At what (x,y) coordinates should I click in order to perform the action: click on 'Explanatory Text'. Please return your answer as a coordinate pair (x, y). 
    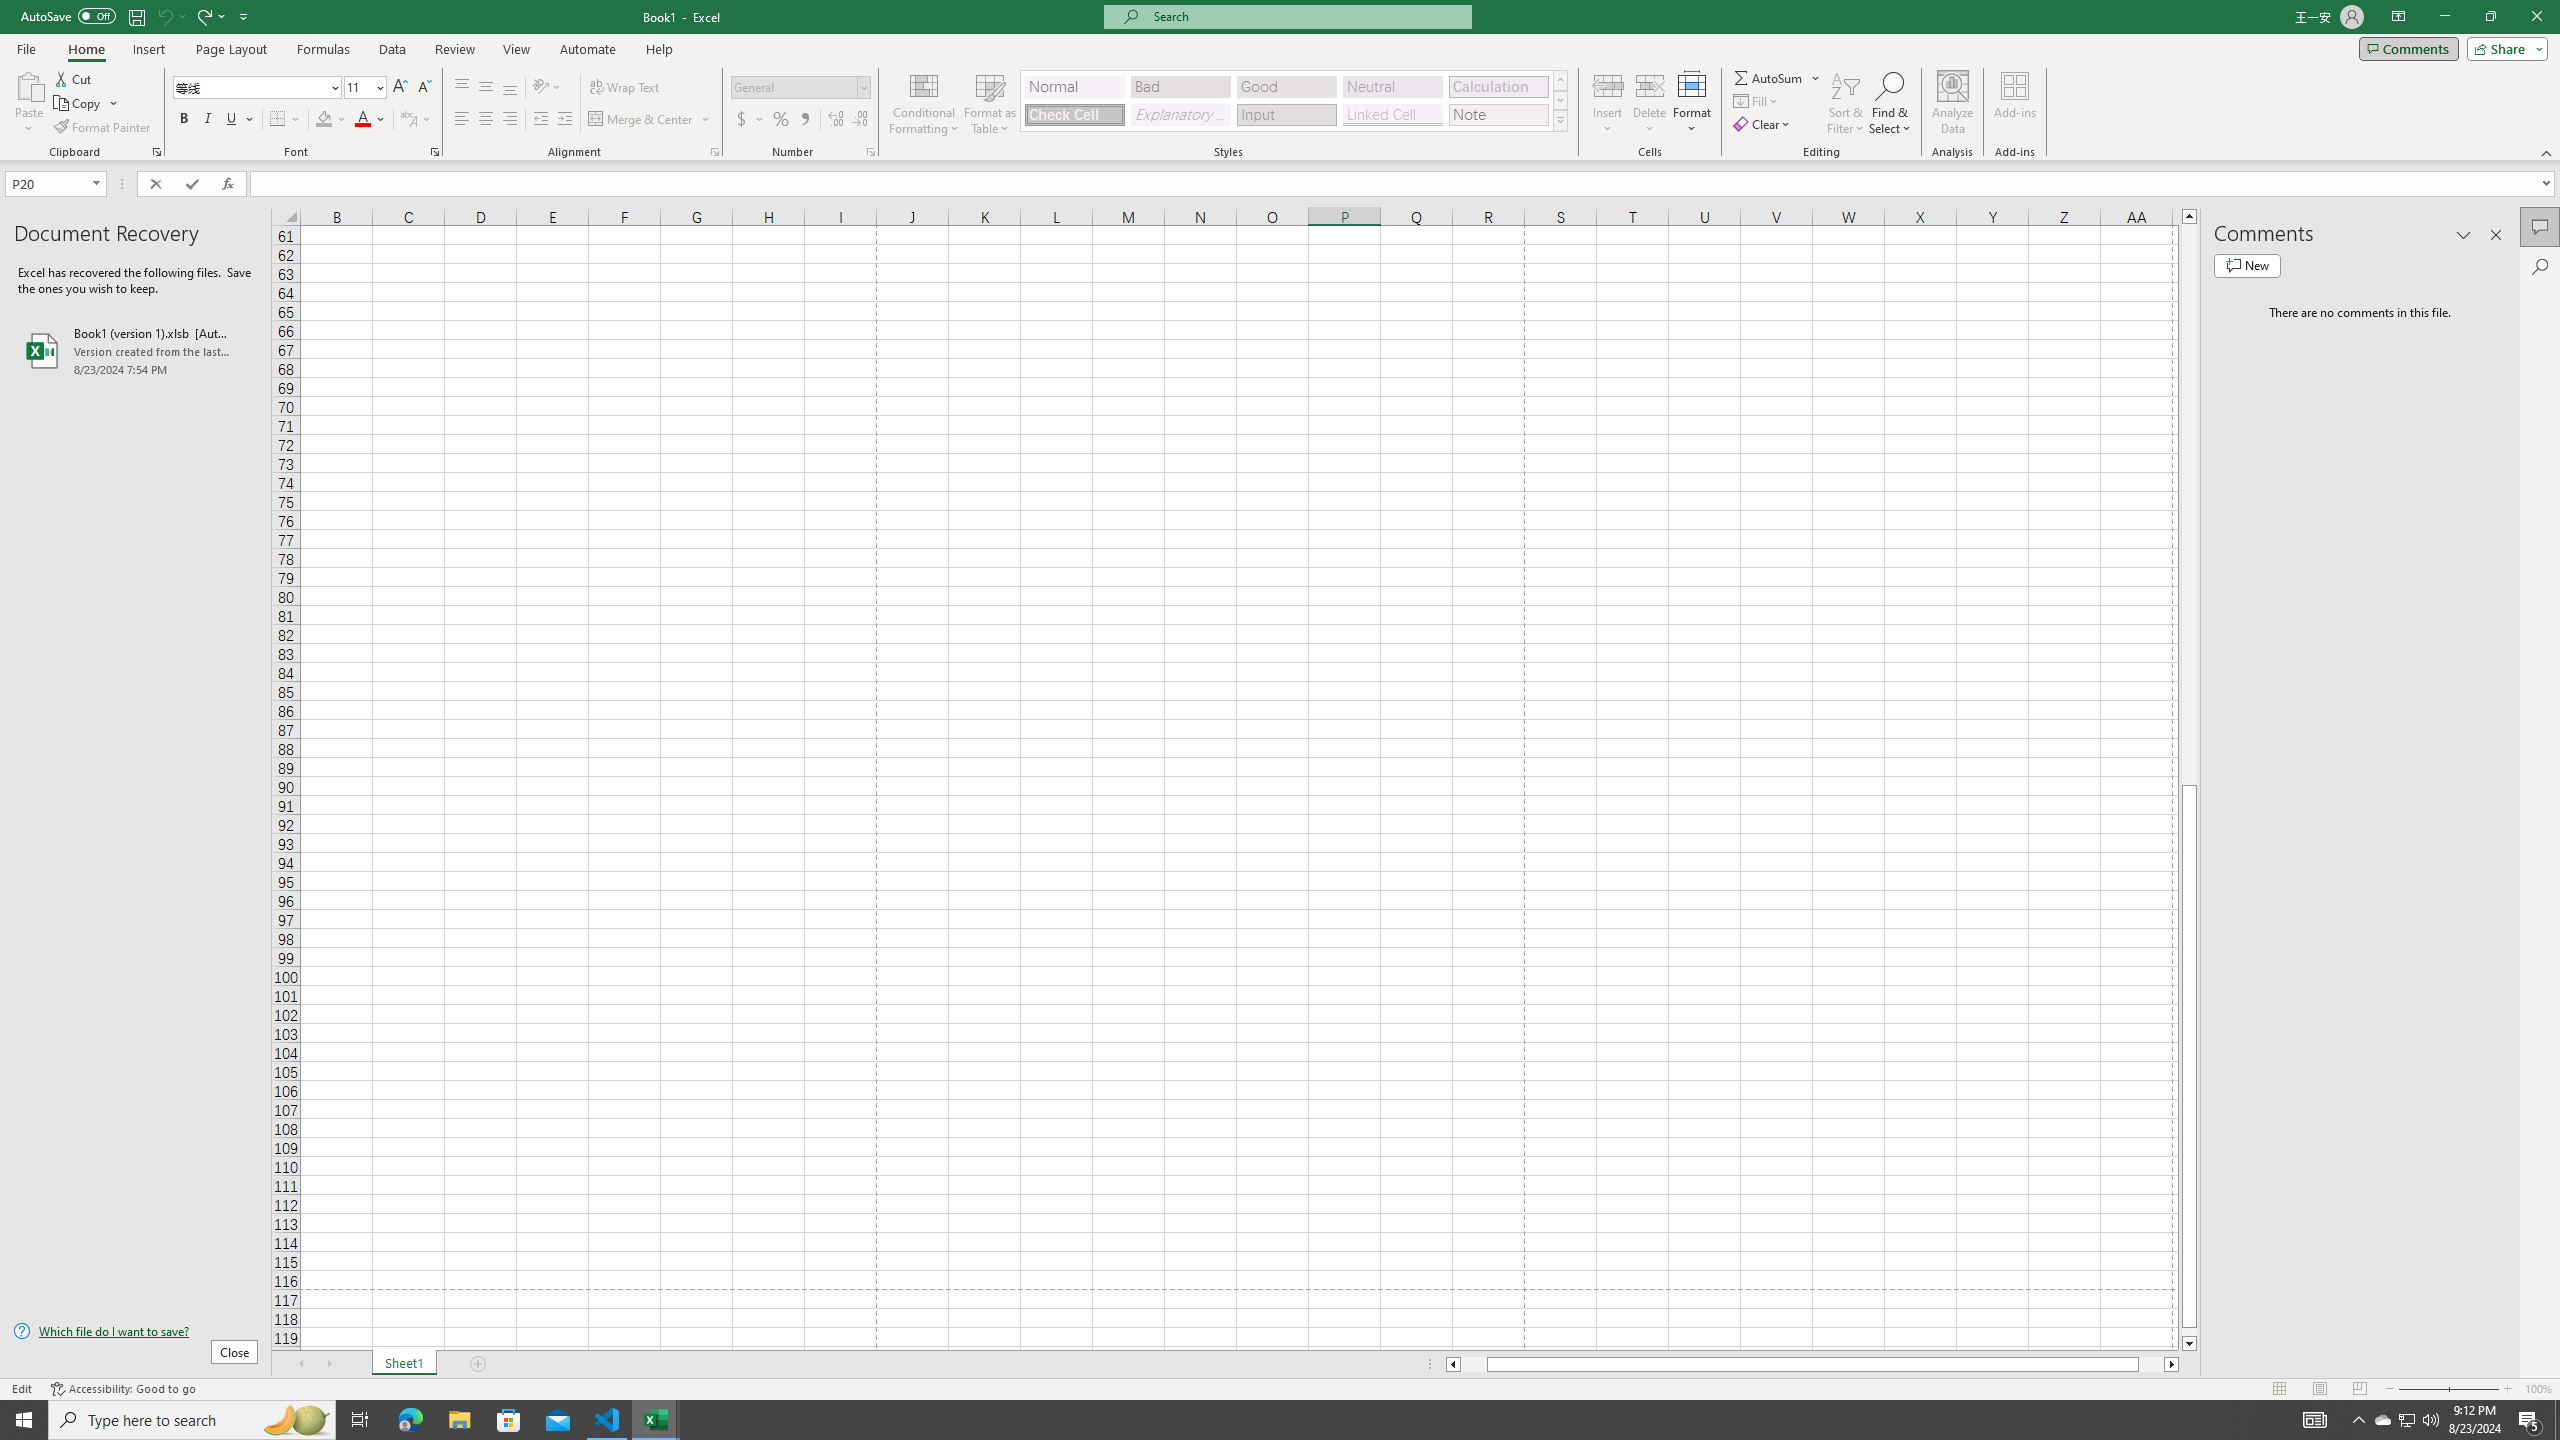
    Looking at the image, I should click on (1181, 114).